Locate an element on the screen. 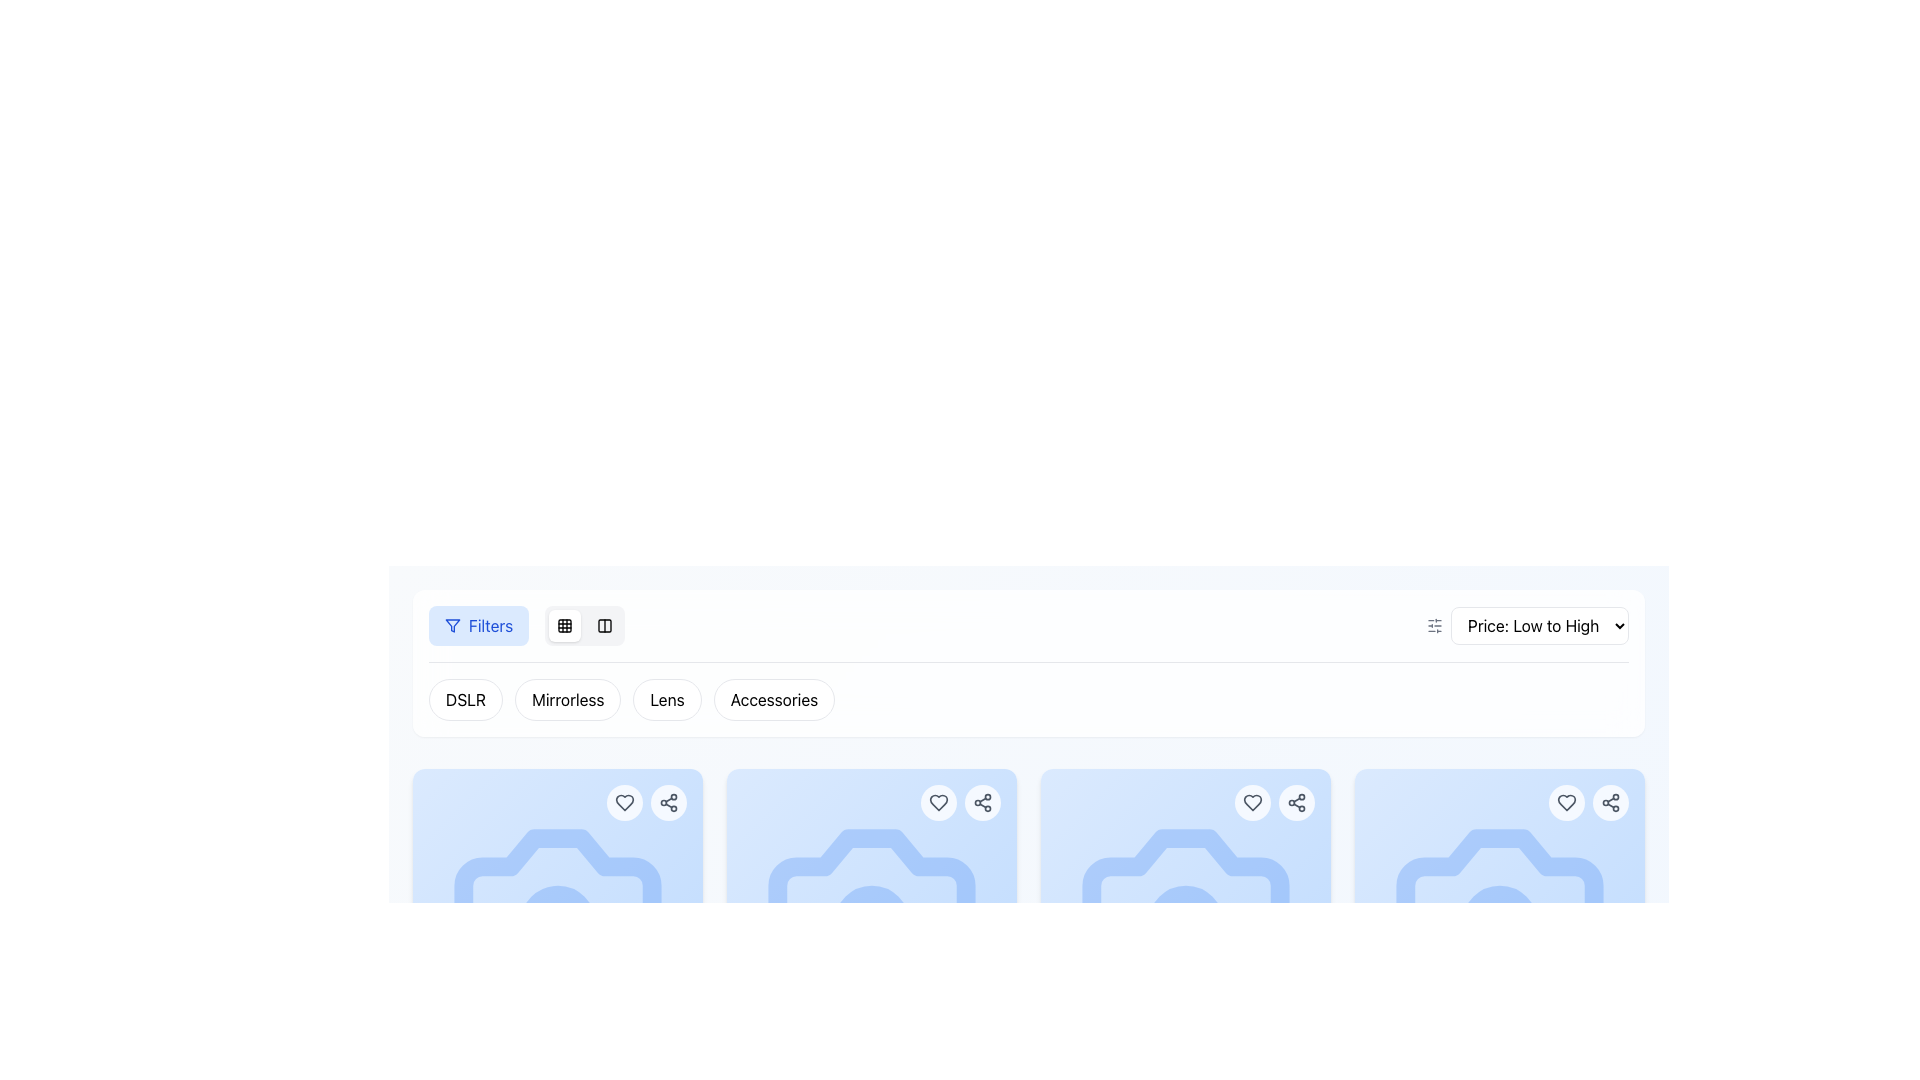  the heart-shaped icon with a gray outline is located at coordinates (938, 801).